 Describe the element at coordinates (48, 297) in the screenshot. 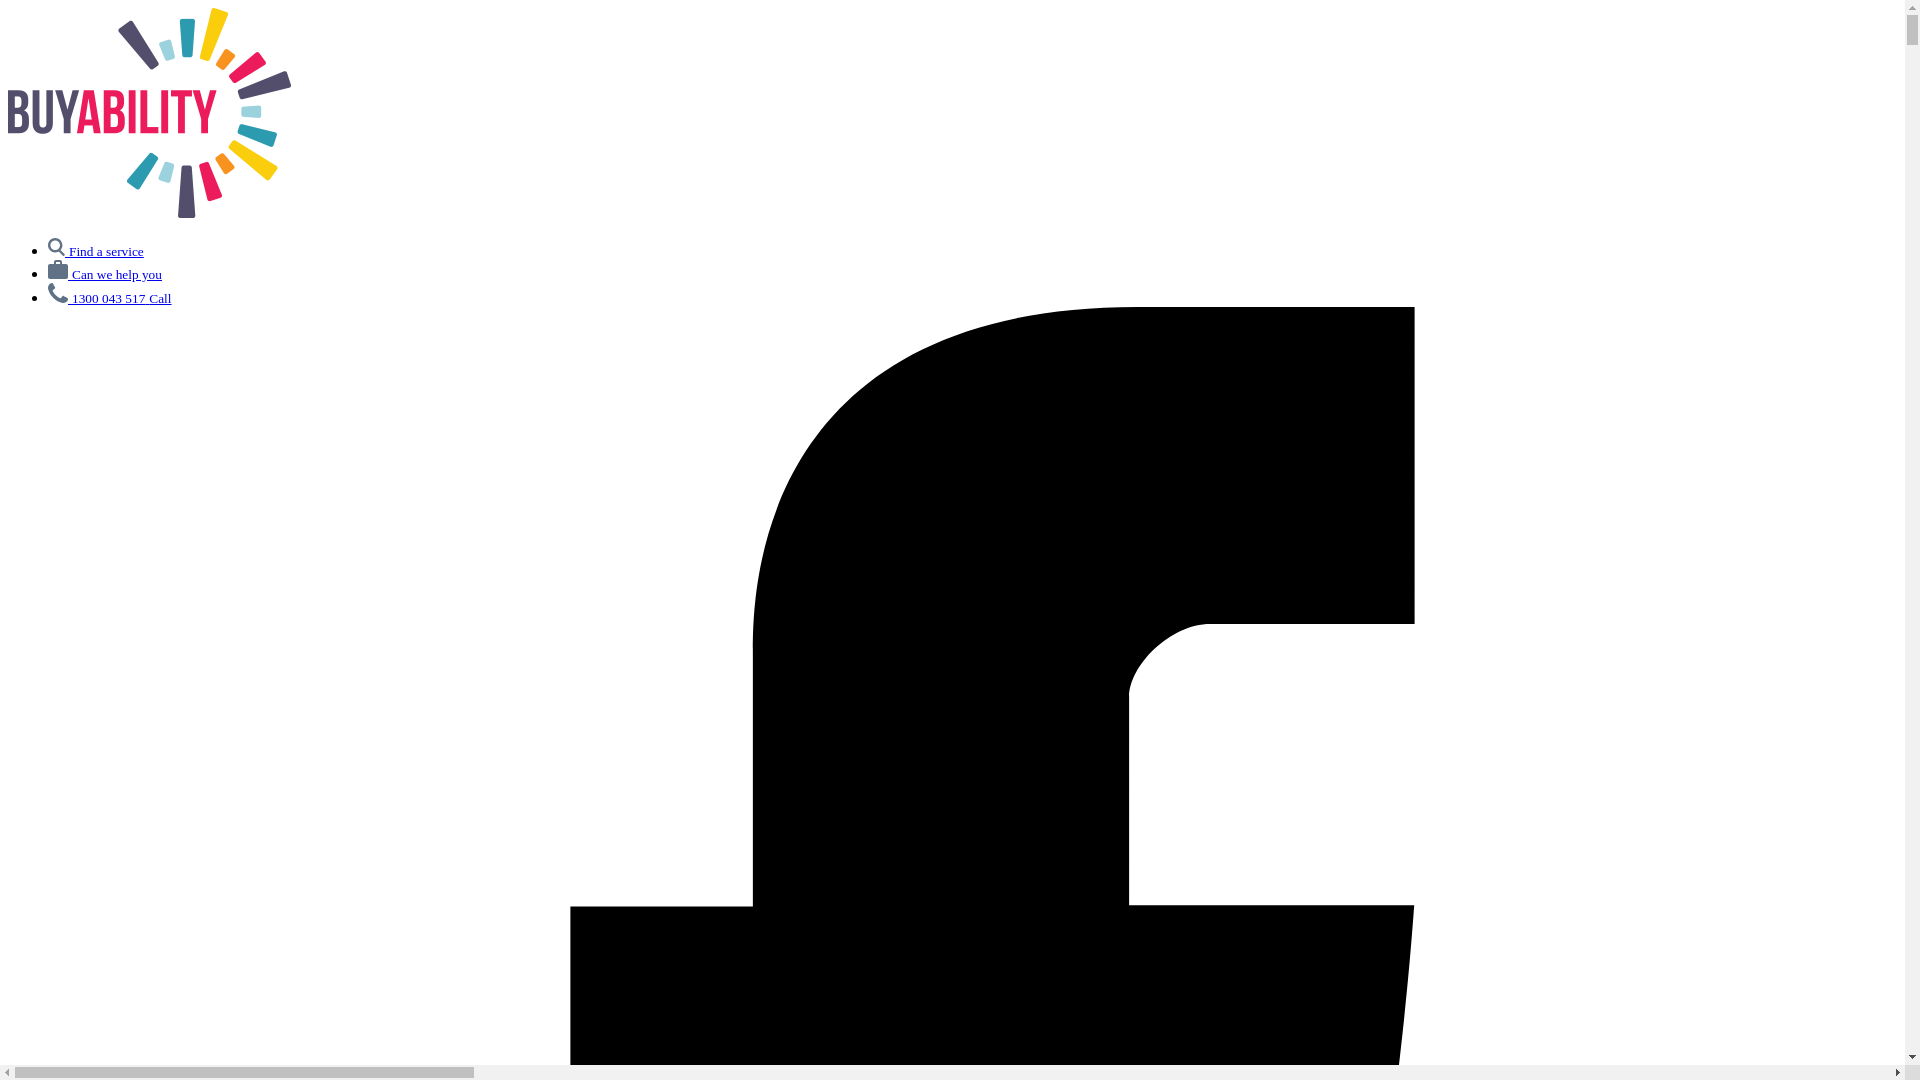

I see `'1300 043 517 Call'` at that location.